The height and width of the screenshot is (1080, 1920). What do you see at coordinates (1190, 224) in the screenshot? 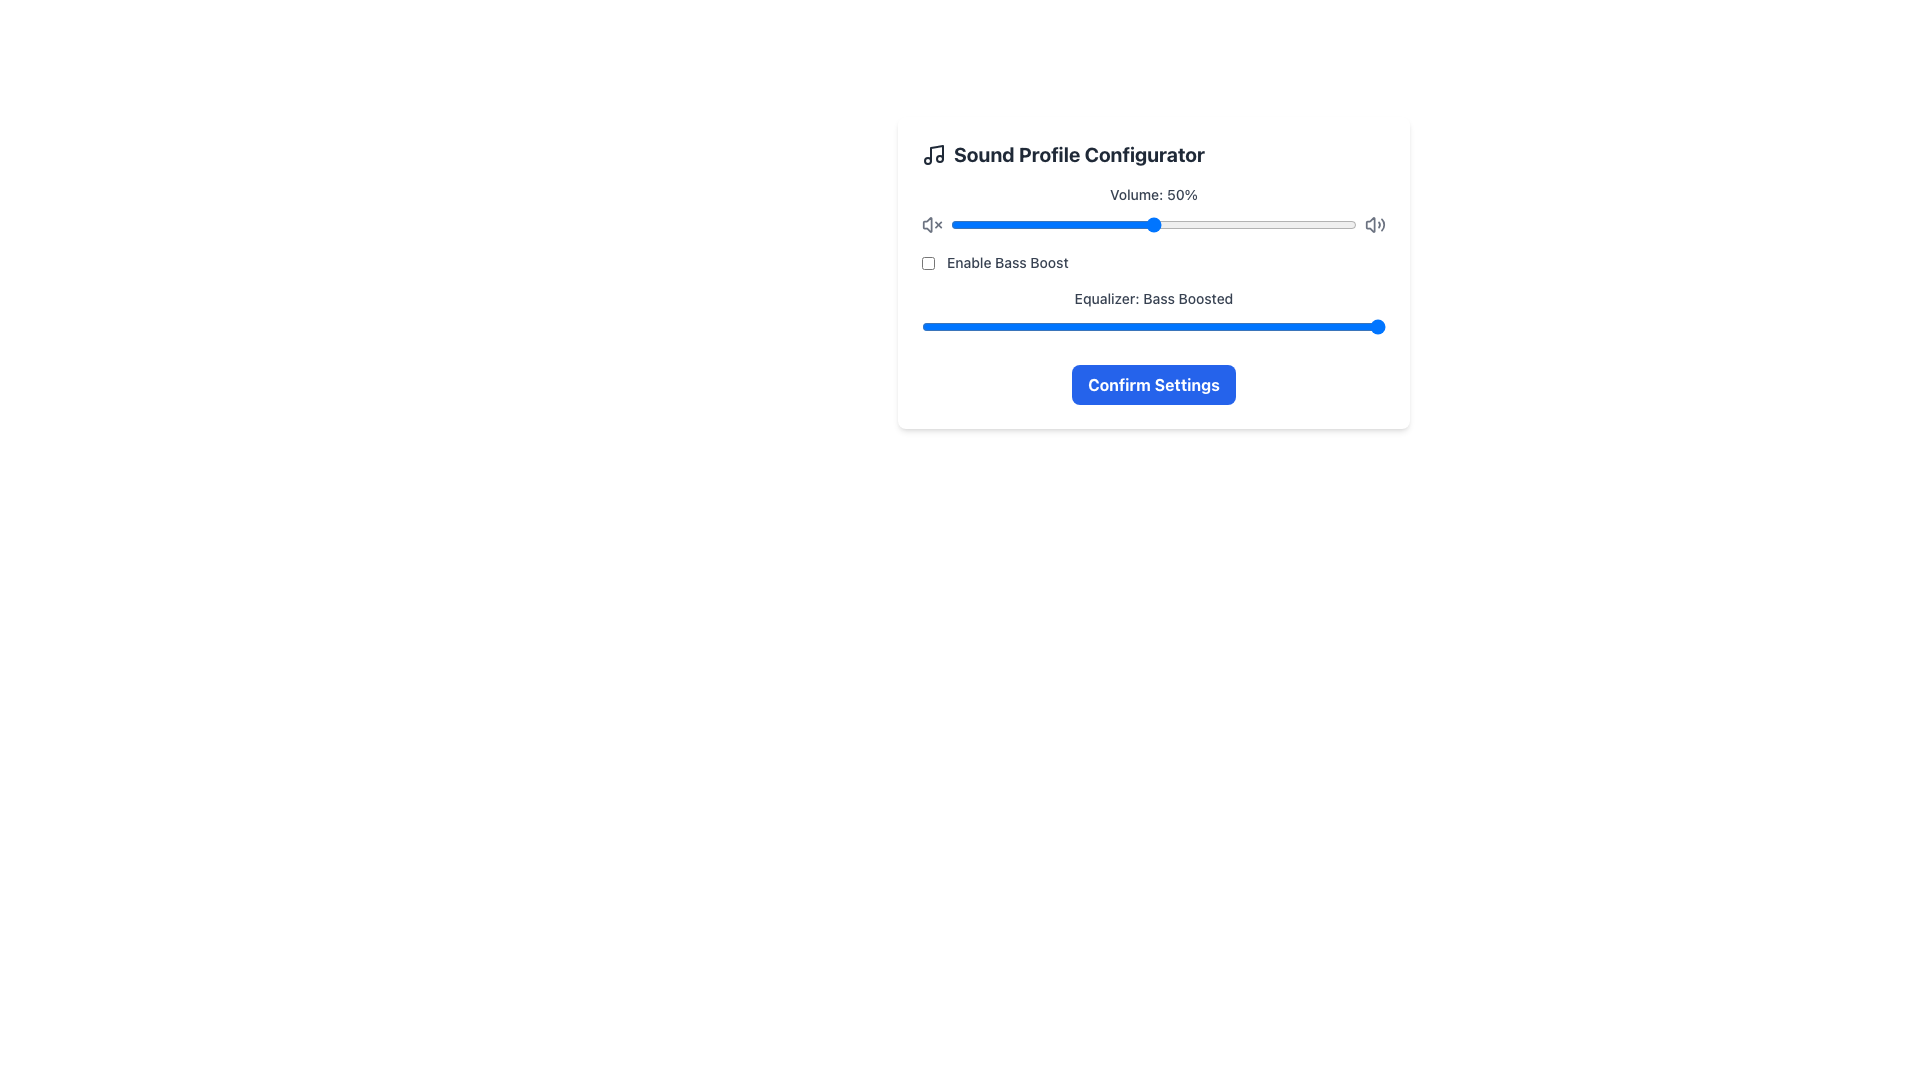
I see `volume` at bounding box center [1190, 224].